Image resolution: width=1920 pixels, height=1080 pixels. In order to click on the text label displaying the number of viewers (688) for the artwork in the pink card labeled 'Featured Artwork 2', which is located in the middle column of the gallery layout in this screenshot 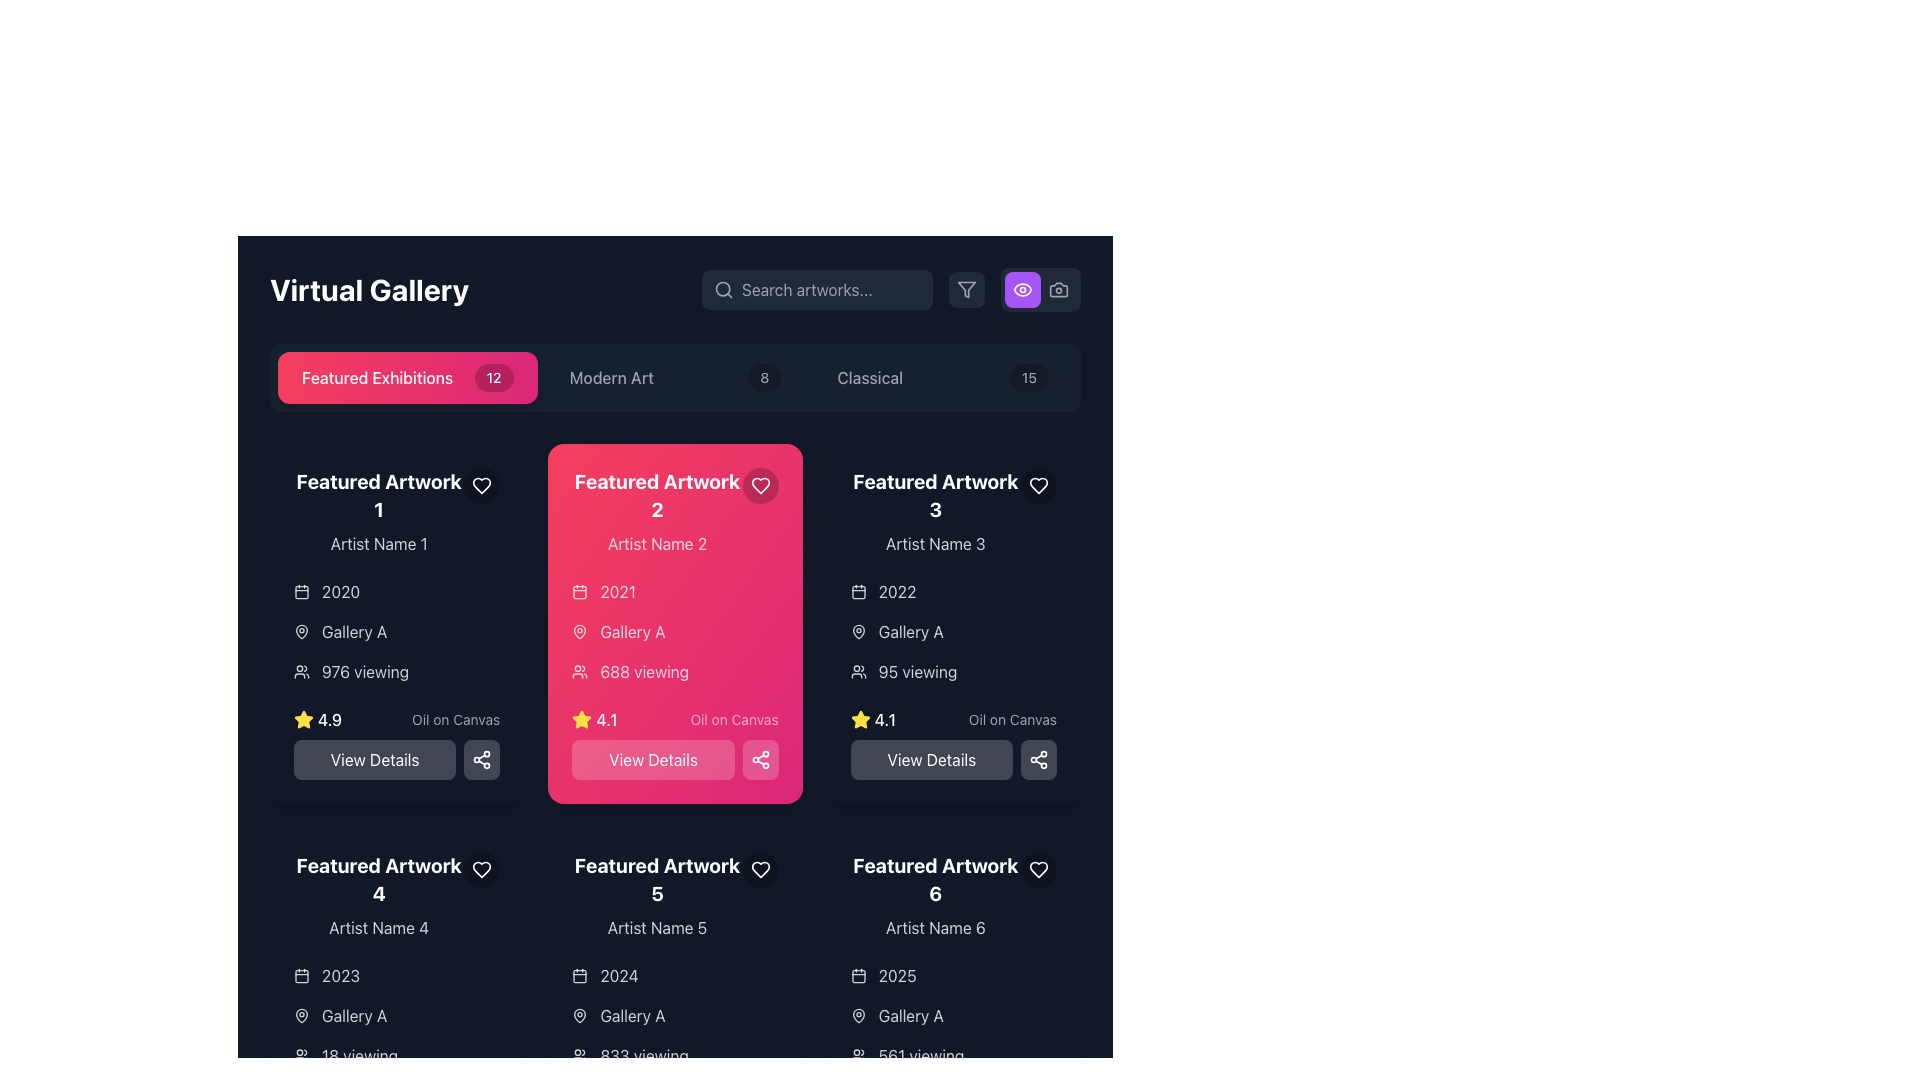, I will do `click(644, 671)`.